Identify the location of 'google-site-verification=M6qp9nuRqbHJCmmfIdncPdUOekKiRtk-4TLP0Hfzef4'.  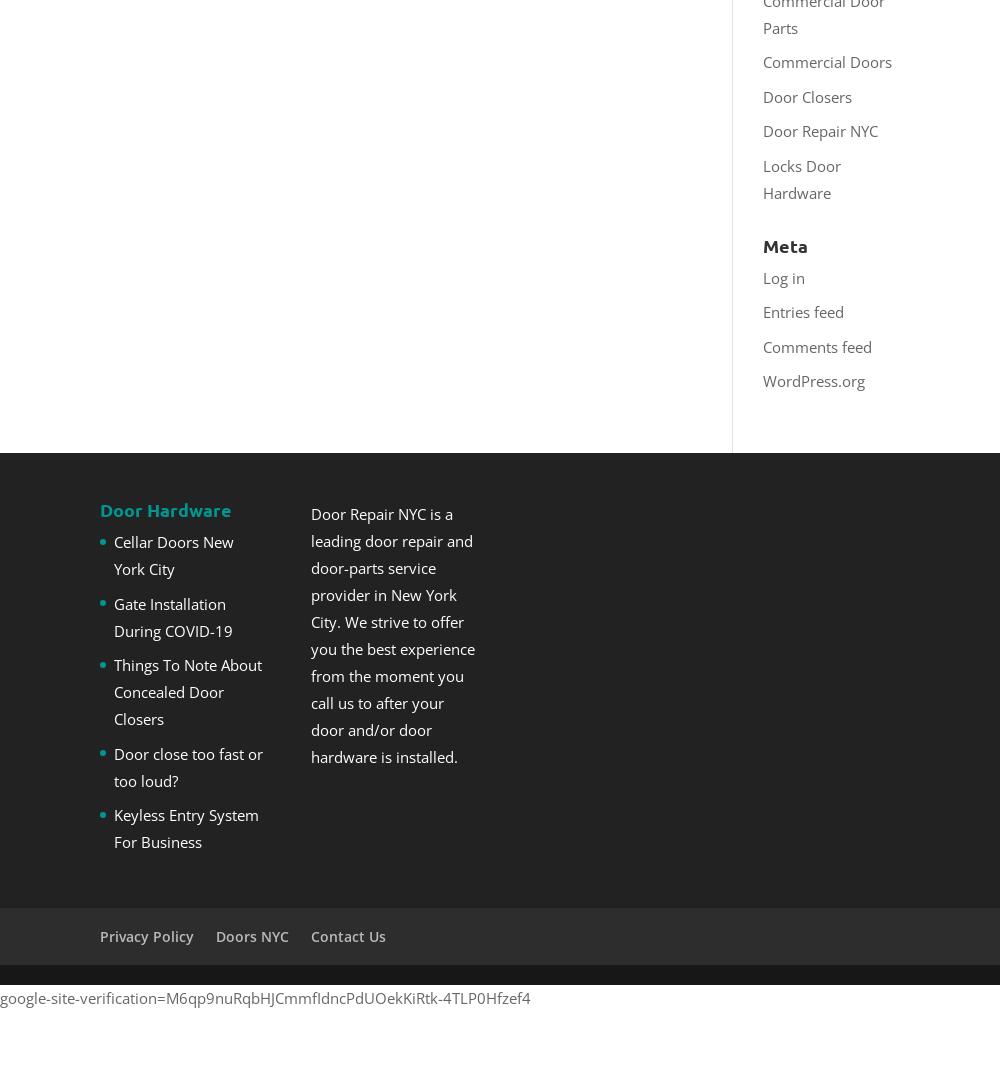
(265, 997).